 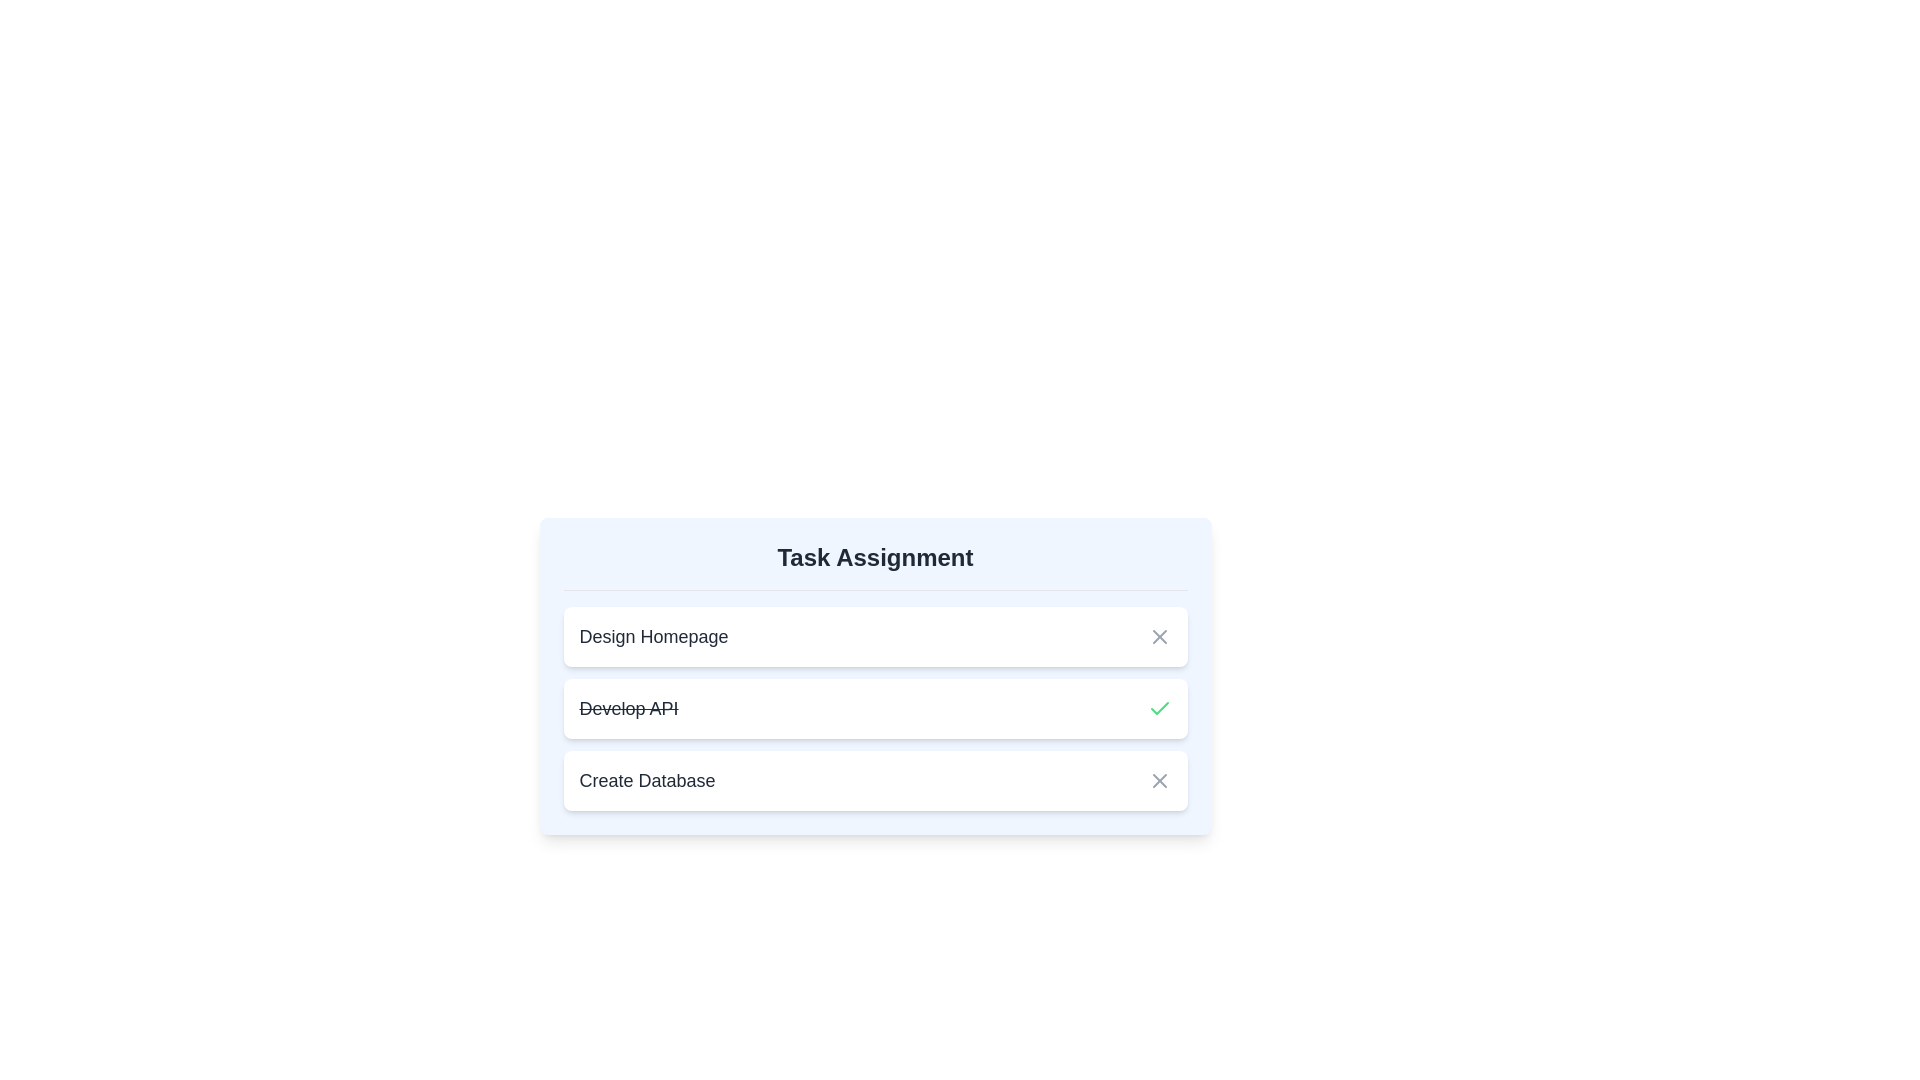 I want to click on the small gray icon button shaped like a close 'X' symbol, located to the right of the 'Create Database' text, so click(x=1159, y=779).